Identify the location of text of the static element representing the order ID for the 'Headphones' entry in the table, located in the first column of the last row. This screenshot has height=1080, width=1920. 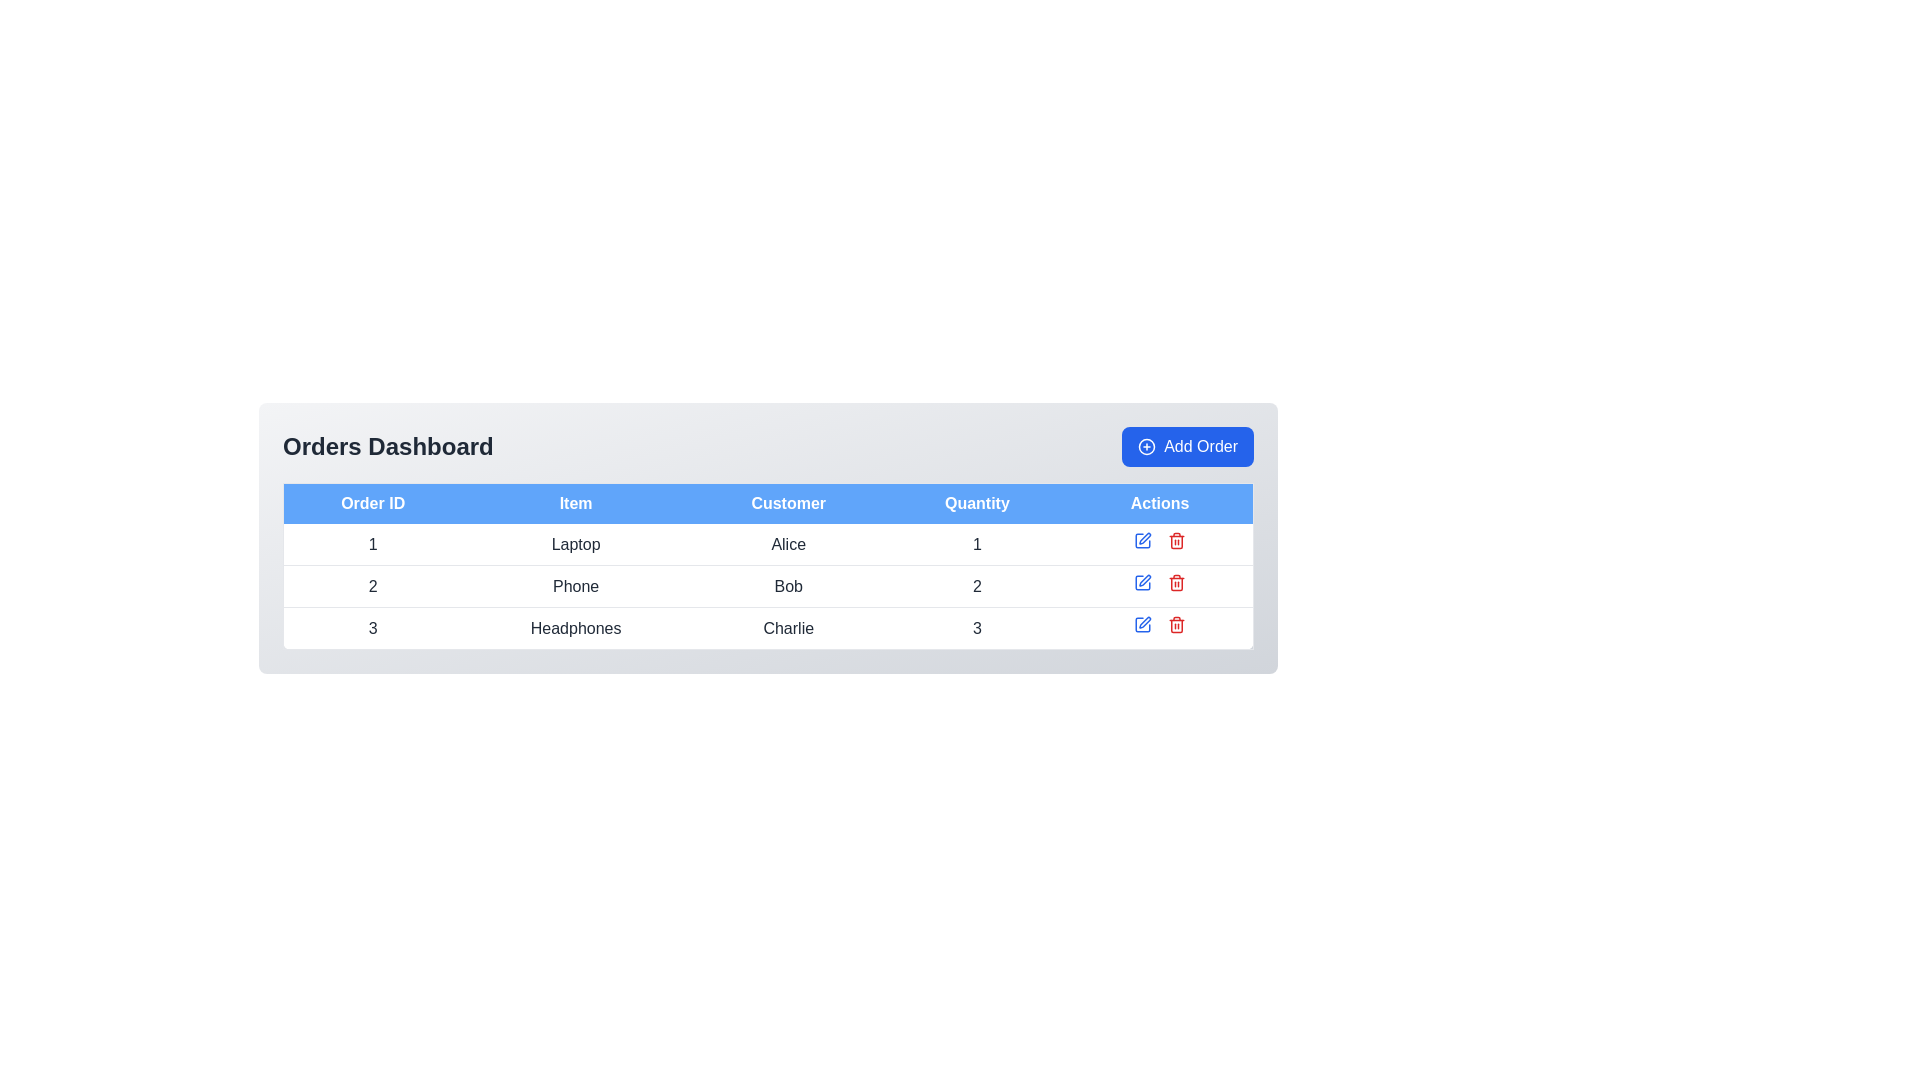
(372, 627).